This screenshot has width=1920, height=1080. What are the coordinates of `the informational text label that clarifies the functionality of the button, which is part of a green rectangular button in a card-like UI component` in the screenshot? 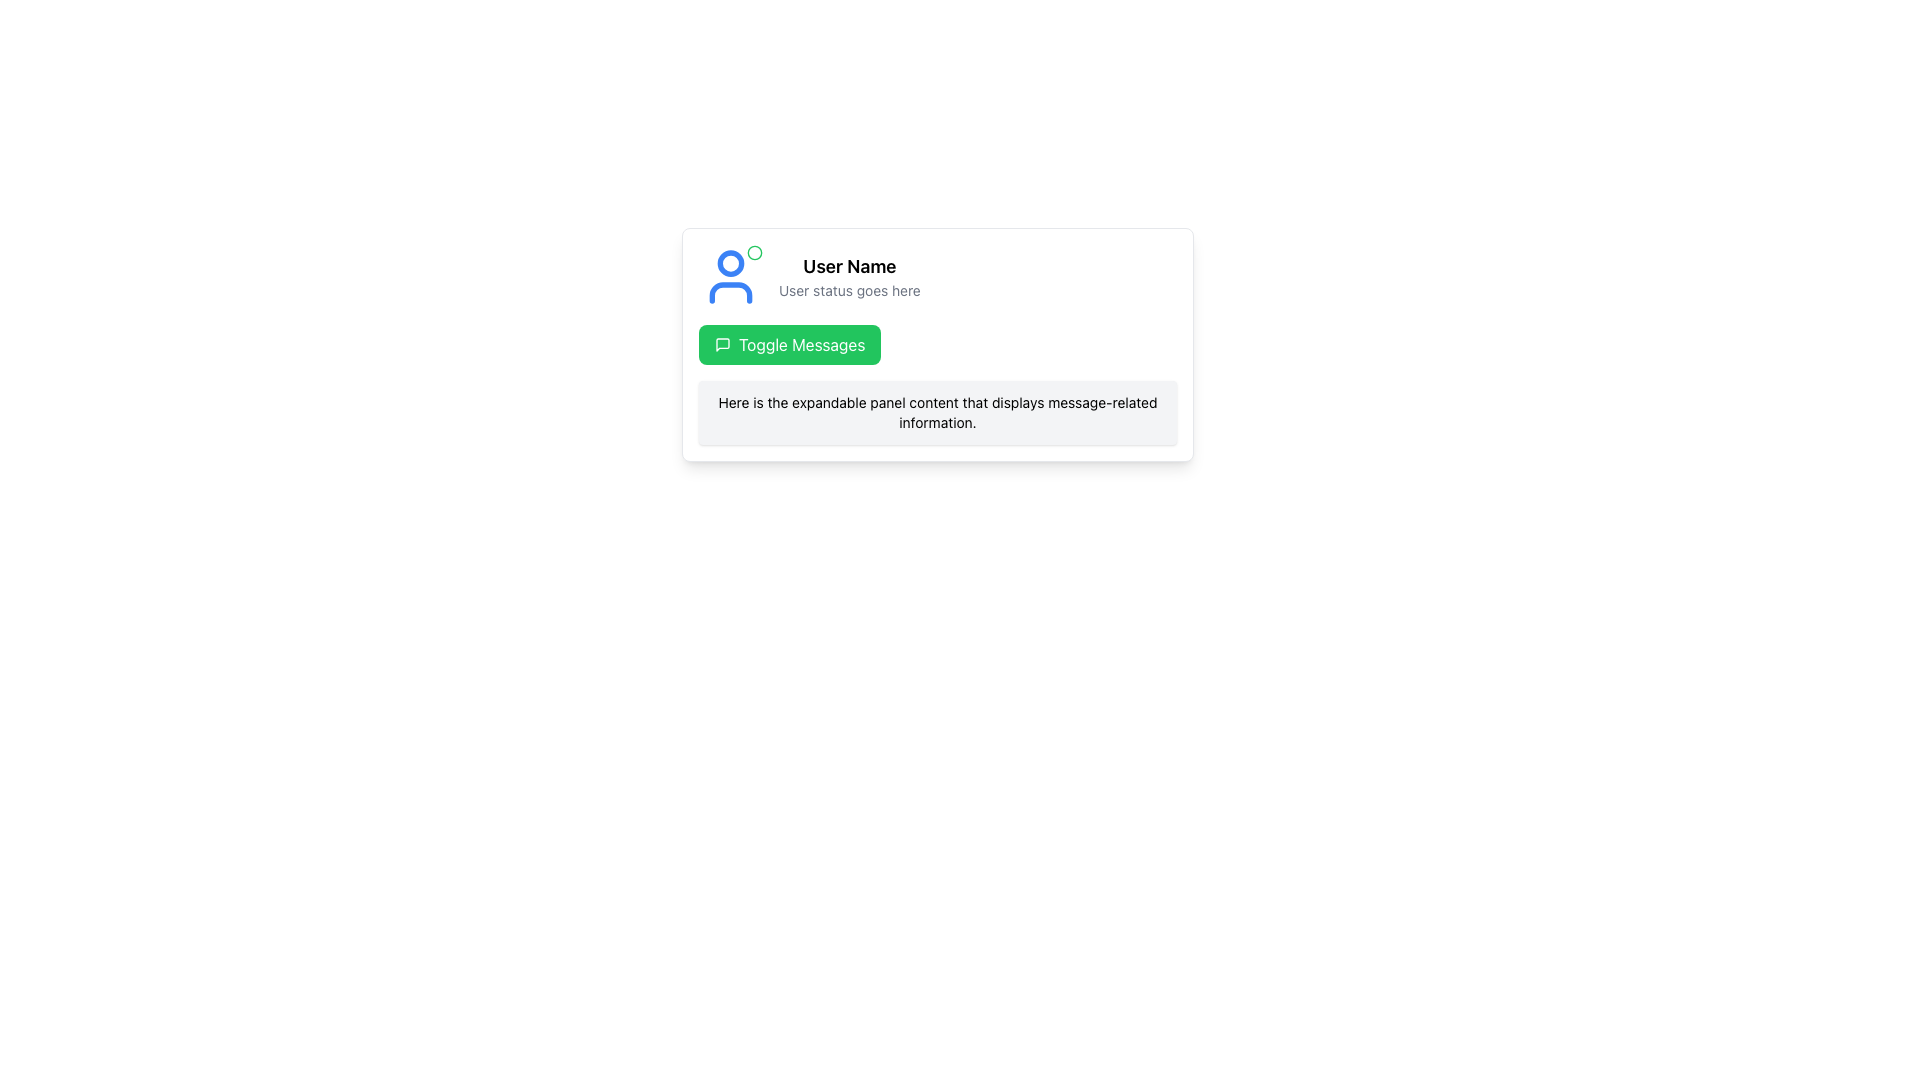 It's located at (802, 343).